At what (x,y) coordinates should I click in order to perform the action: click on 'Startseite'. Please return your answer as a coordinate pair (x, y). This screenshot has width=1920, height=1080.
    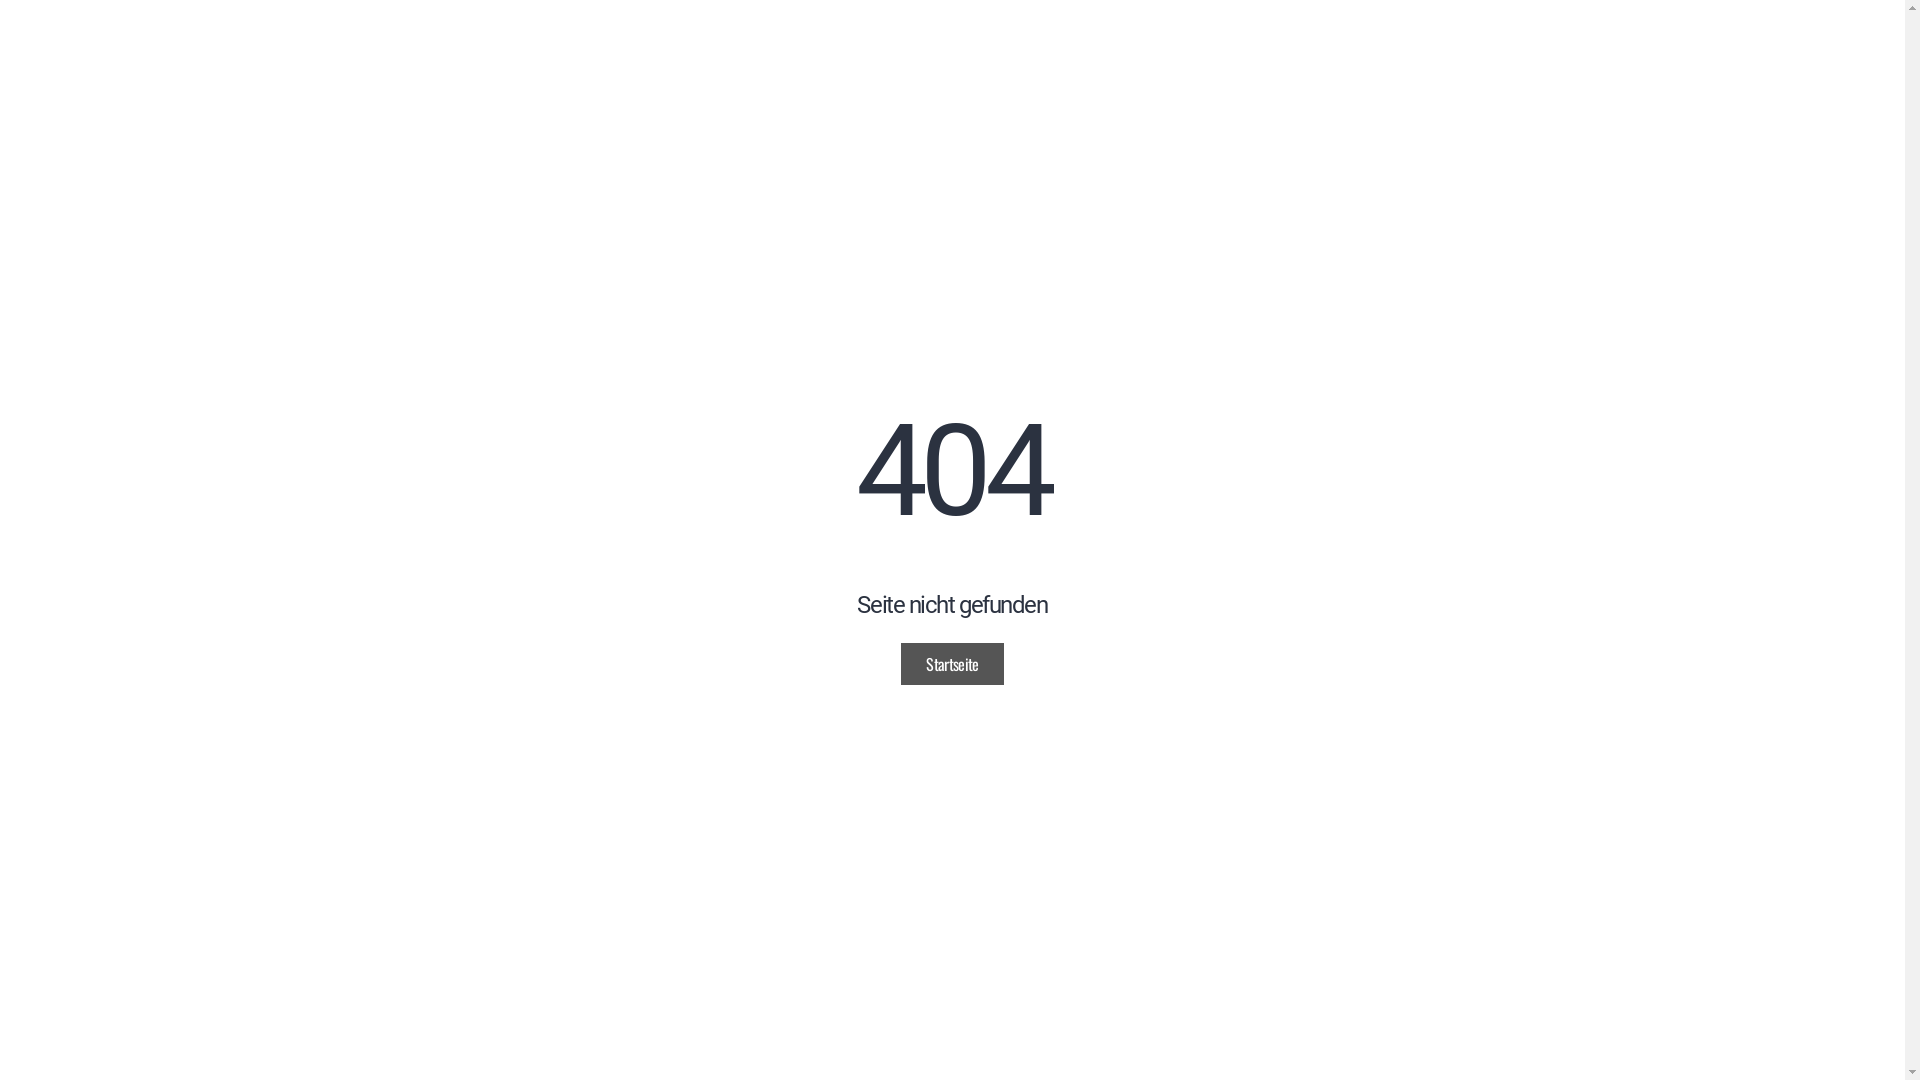
    Looking at the image, I should click on (900, 663).